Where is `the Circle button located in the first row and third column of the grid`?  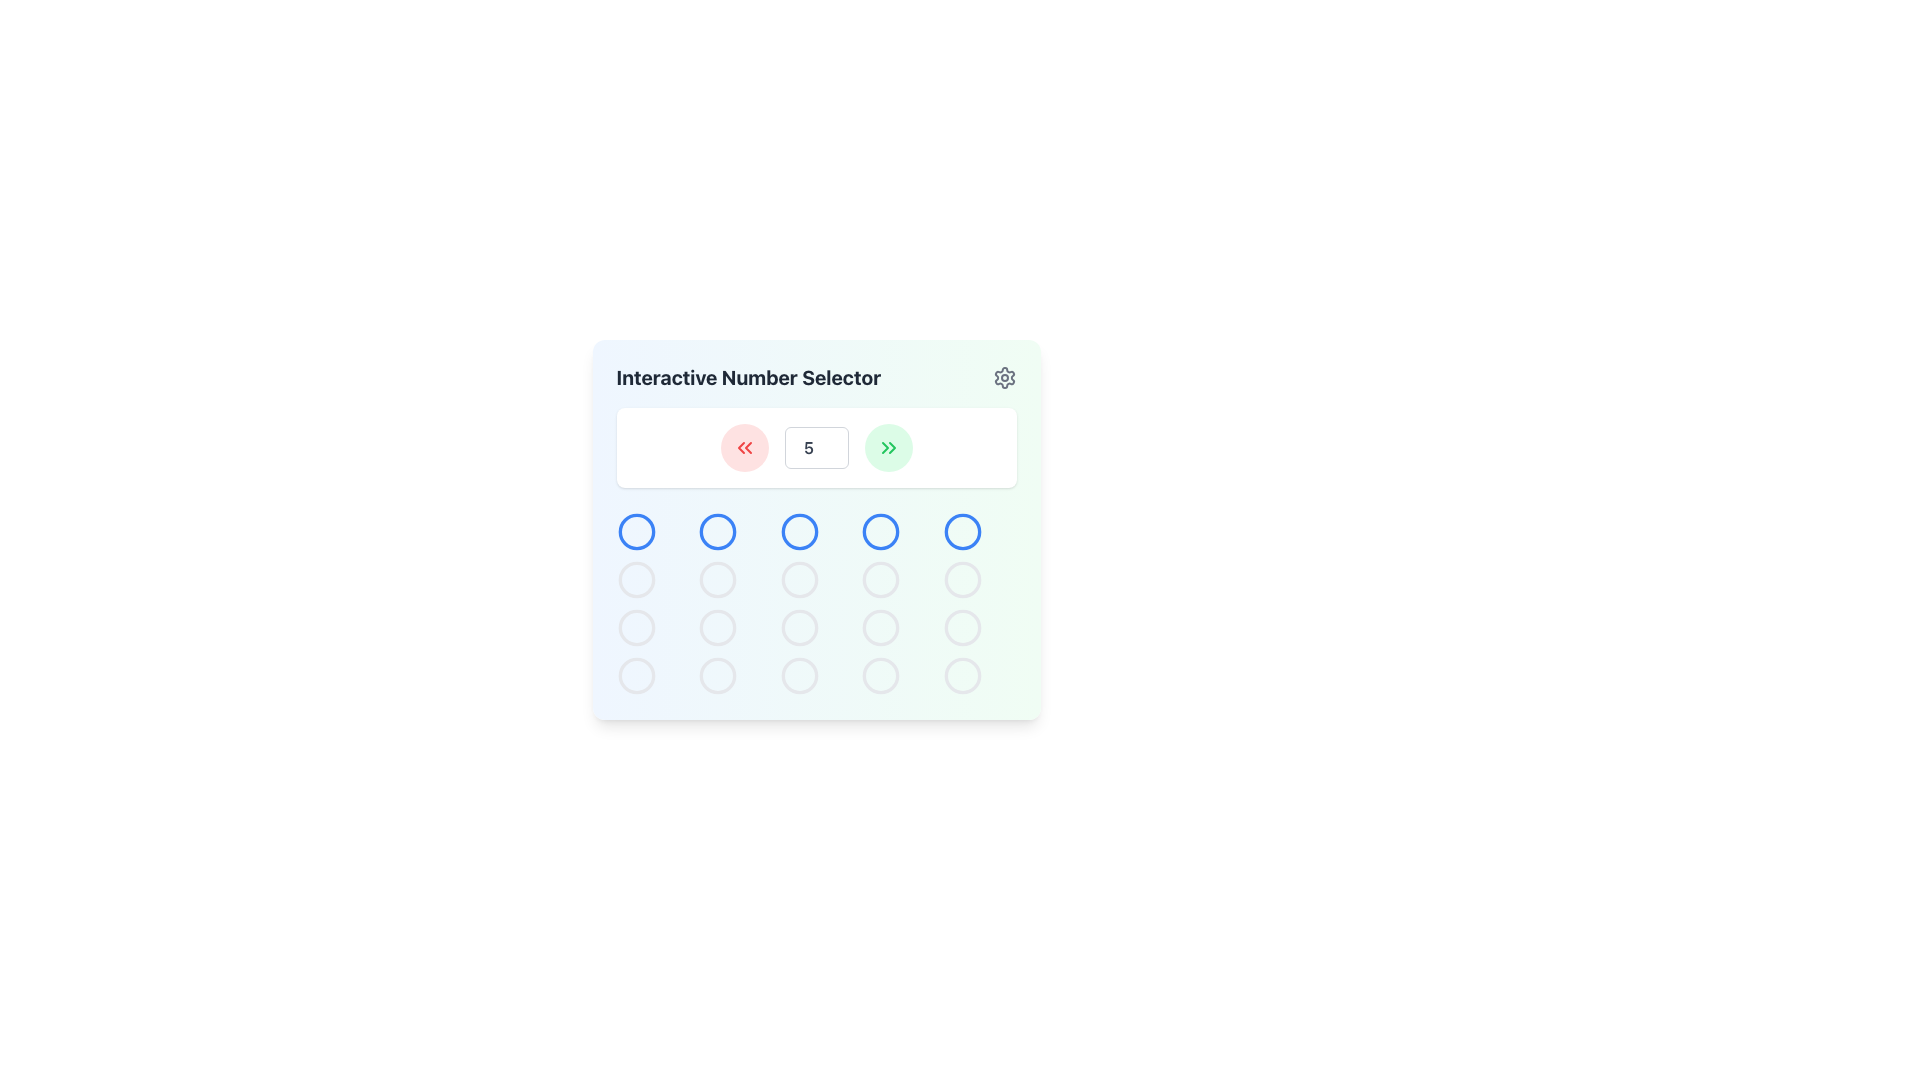
the Circle button located in the first row and third column of the grid is located at coordinates (718, 531).